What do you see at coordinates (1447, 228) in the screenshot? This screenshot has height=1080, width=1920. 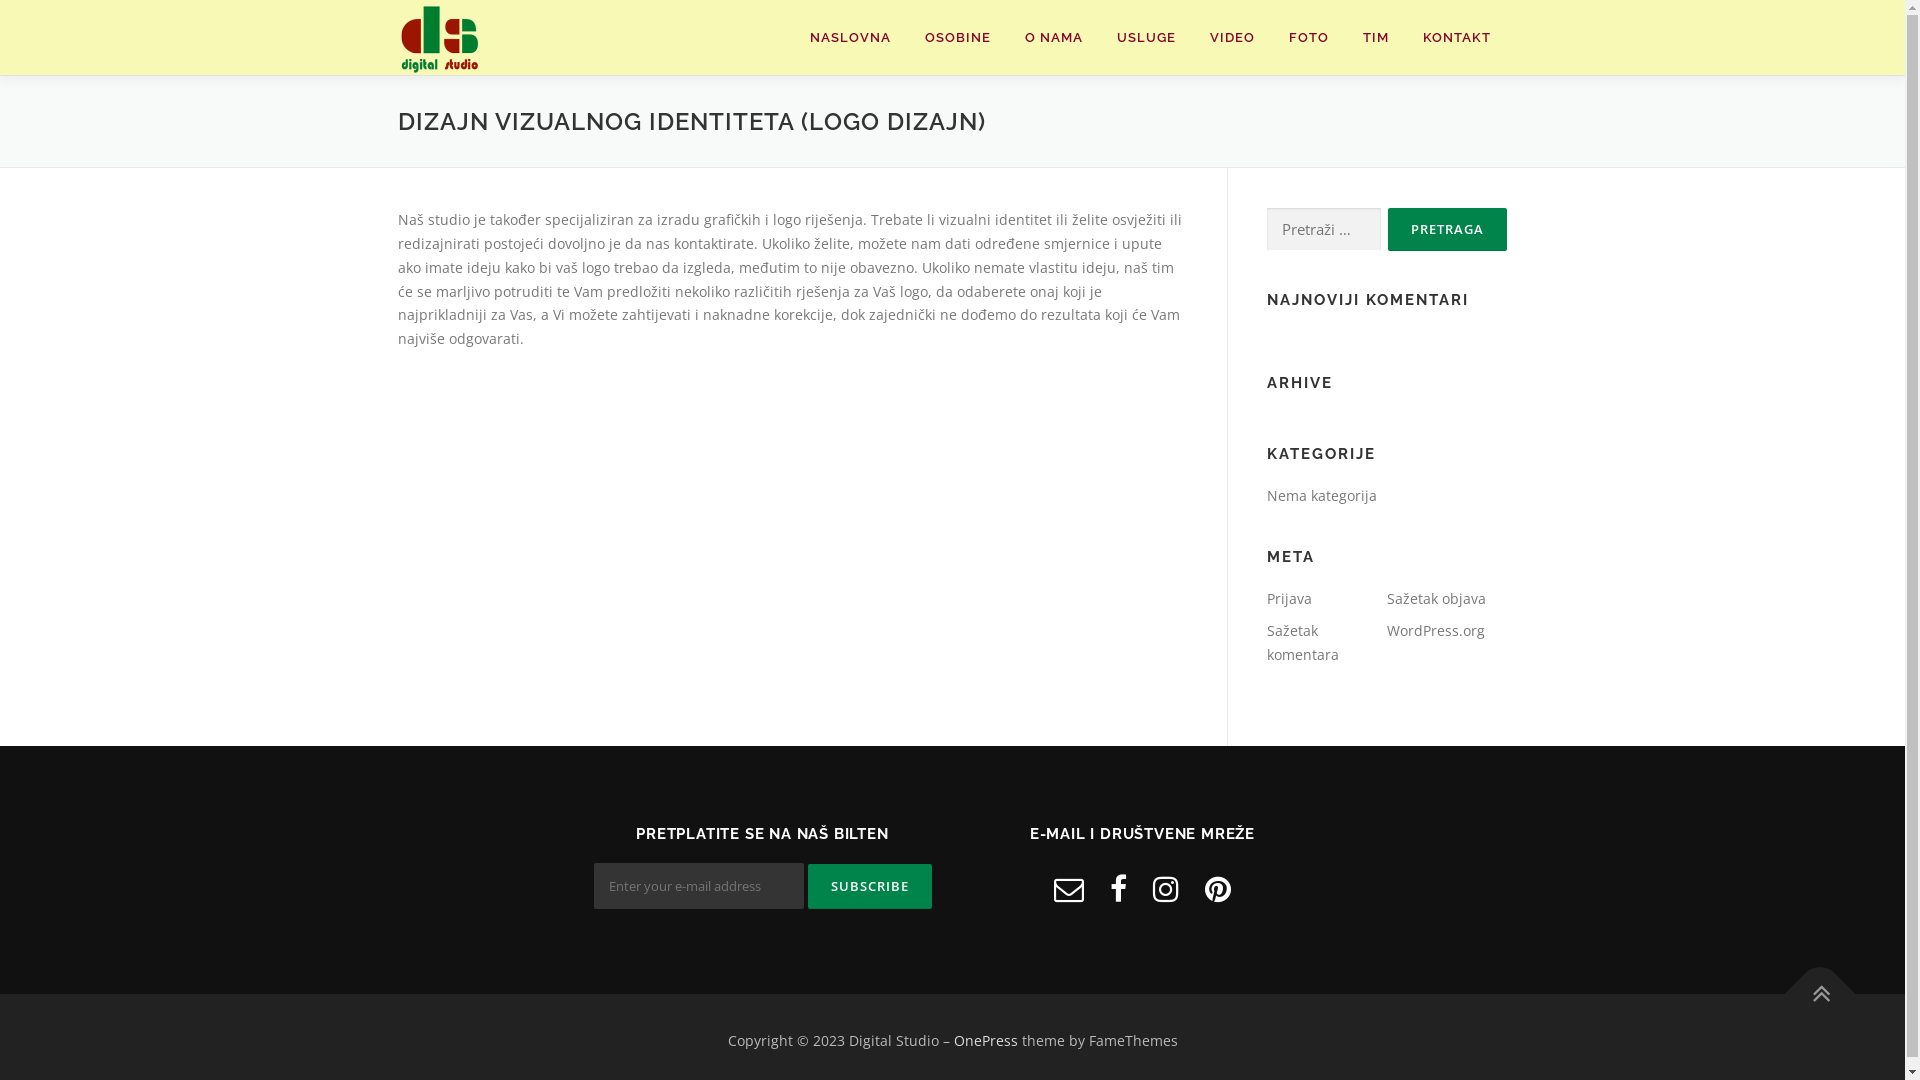 I see `'Pretraga'` at bounding box center [1447, 228].